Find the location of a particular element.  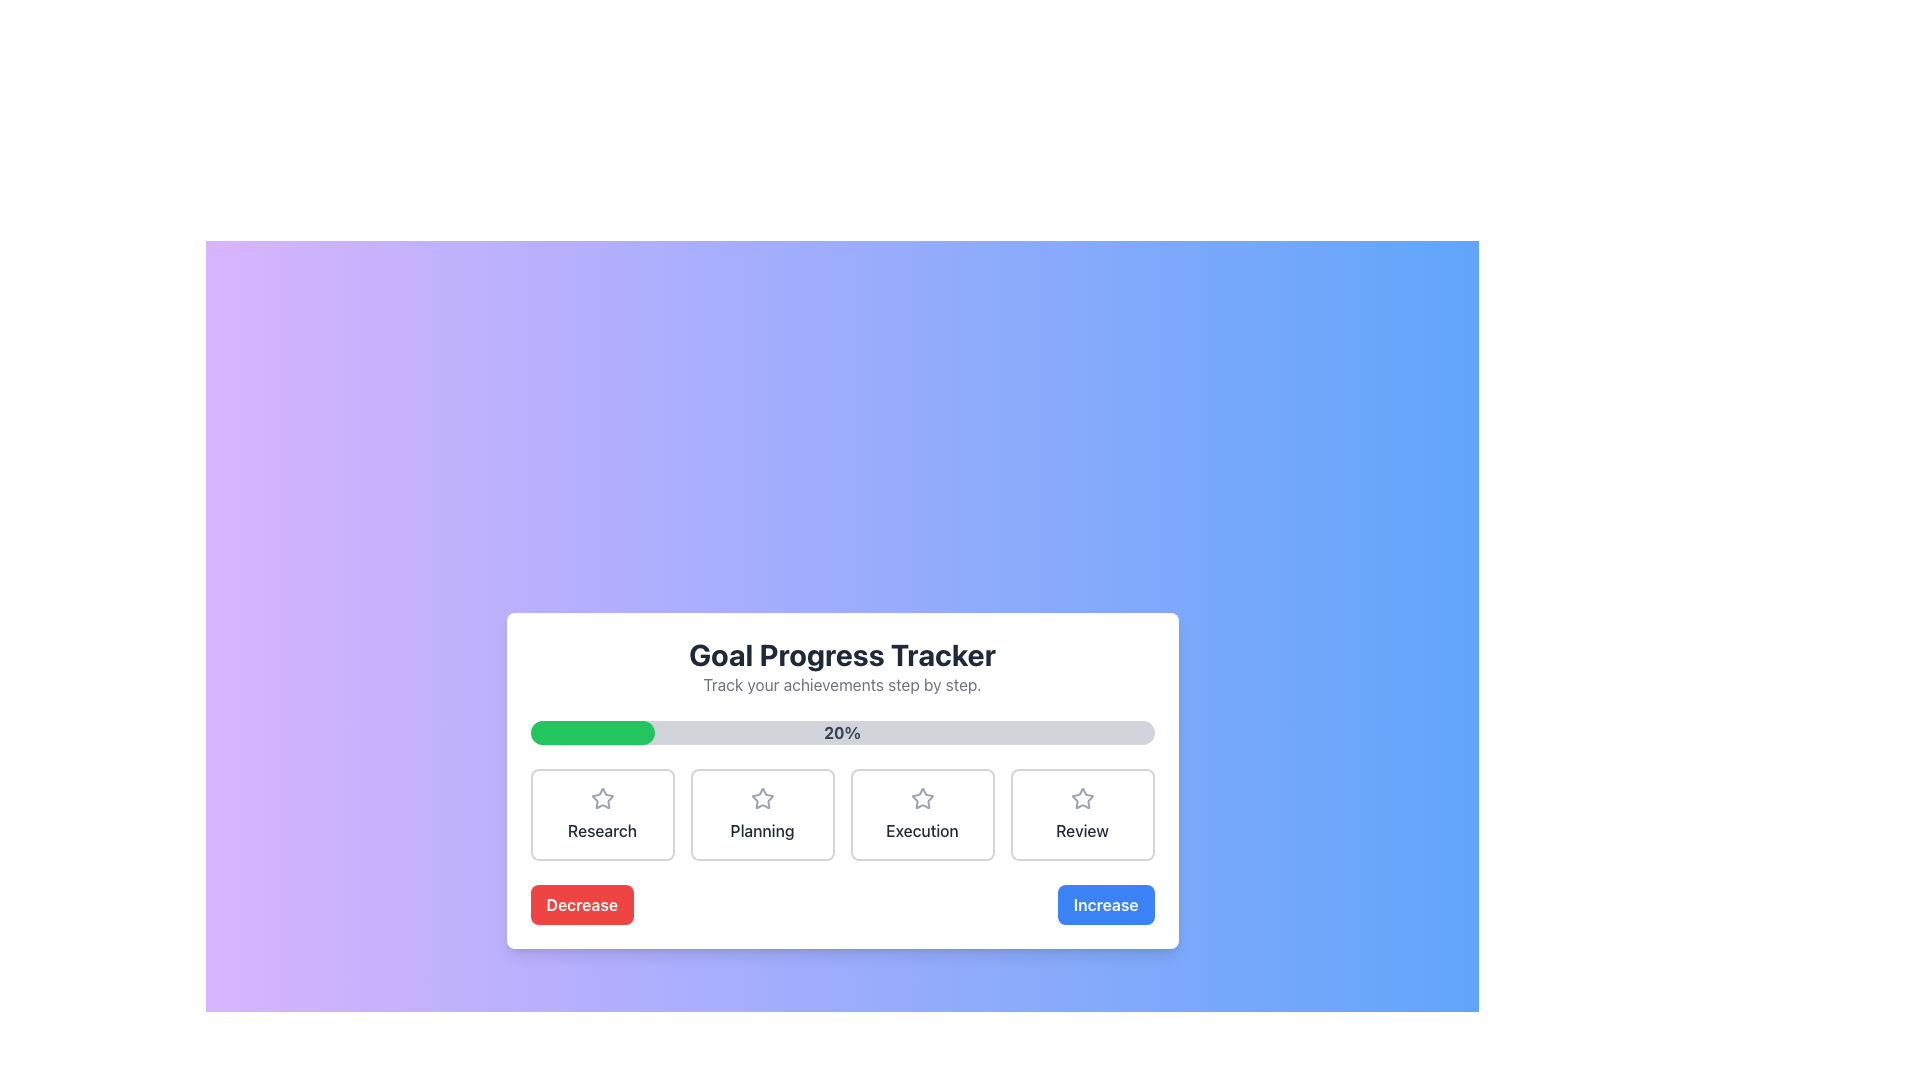

the third card in the row, which features a star icon above the text 'Execution' and is located below a progress bar is located at coordinates (921, 814).